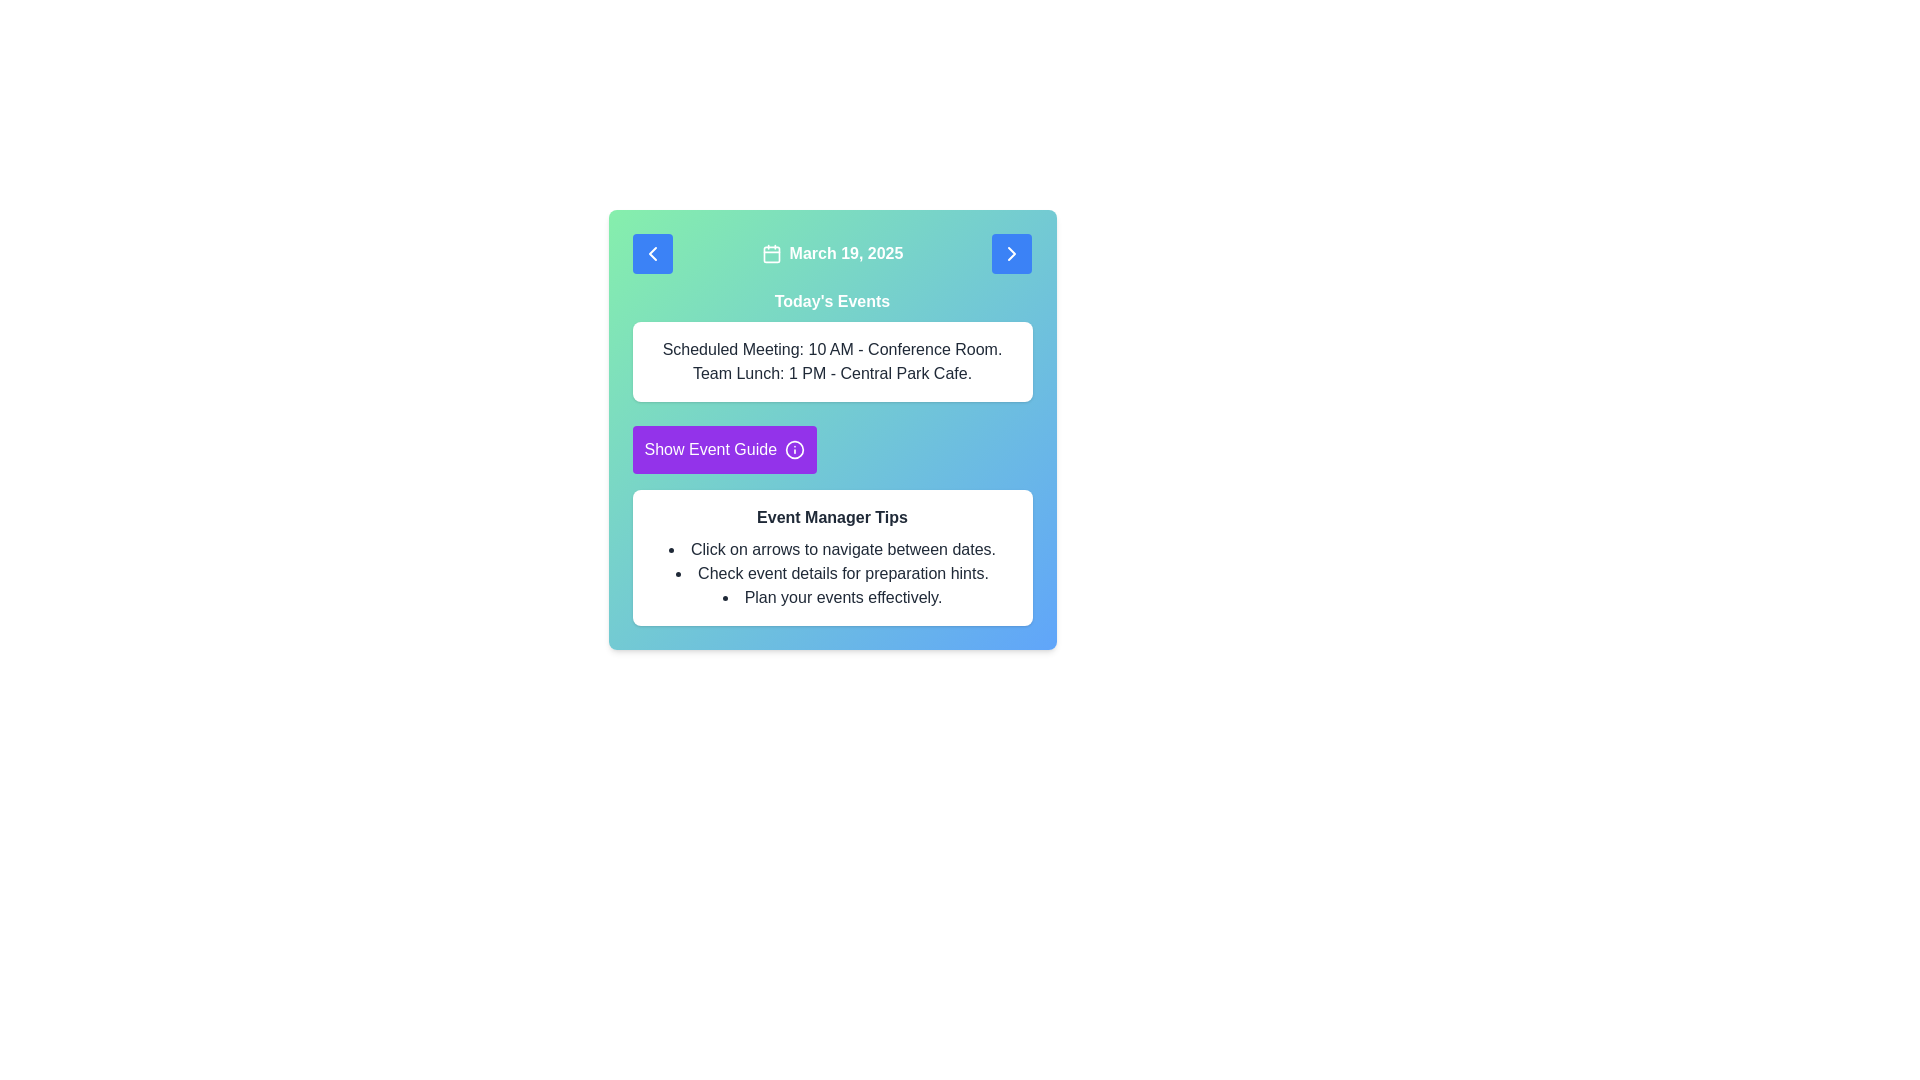 This screenshot has width=1920, height=1080. I want to click on the date section icon located to the left of the text 'March 19, 2025' at the top center of the interface, so click(770, 253).